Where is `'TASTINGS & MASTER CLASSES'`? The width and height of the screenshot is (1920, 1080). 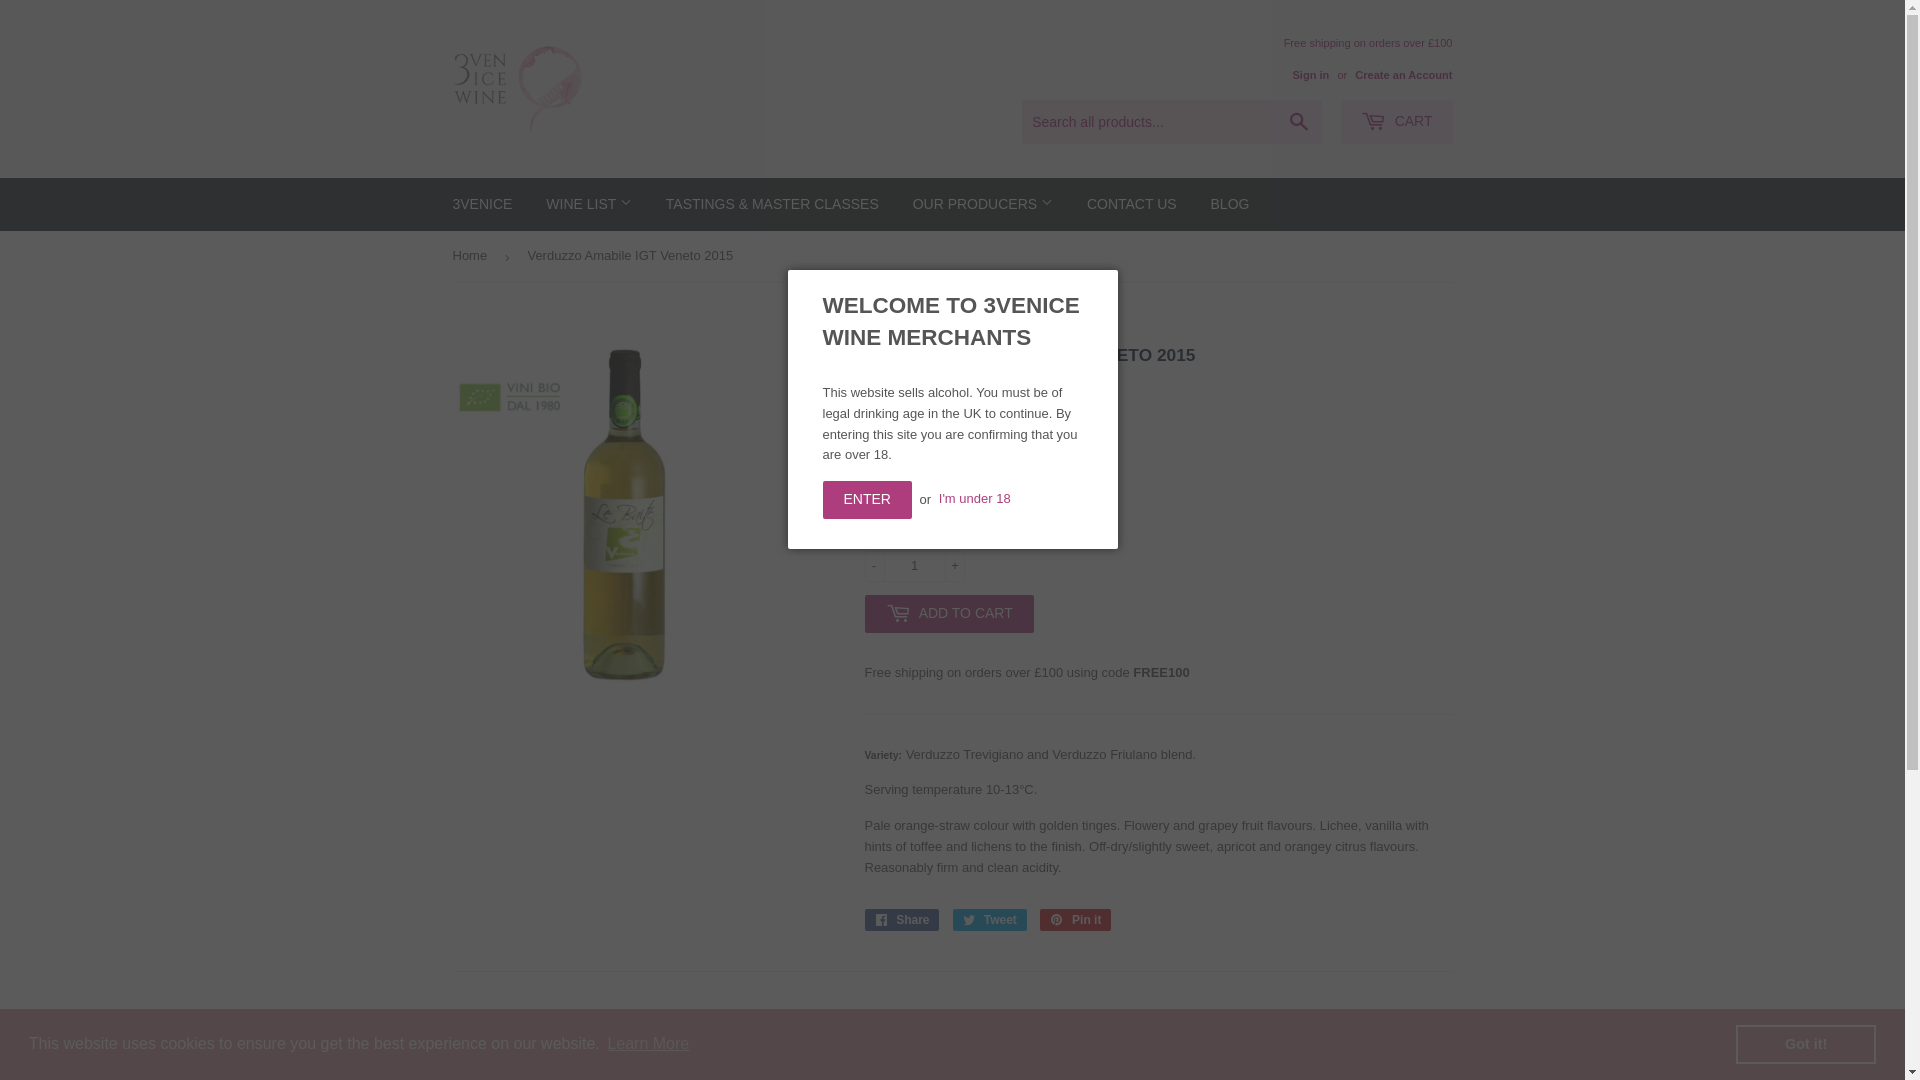 'TASTINGS & MASTER CLASSES' is located at coordinates (771, 204).